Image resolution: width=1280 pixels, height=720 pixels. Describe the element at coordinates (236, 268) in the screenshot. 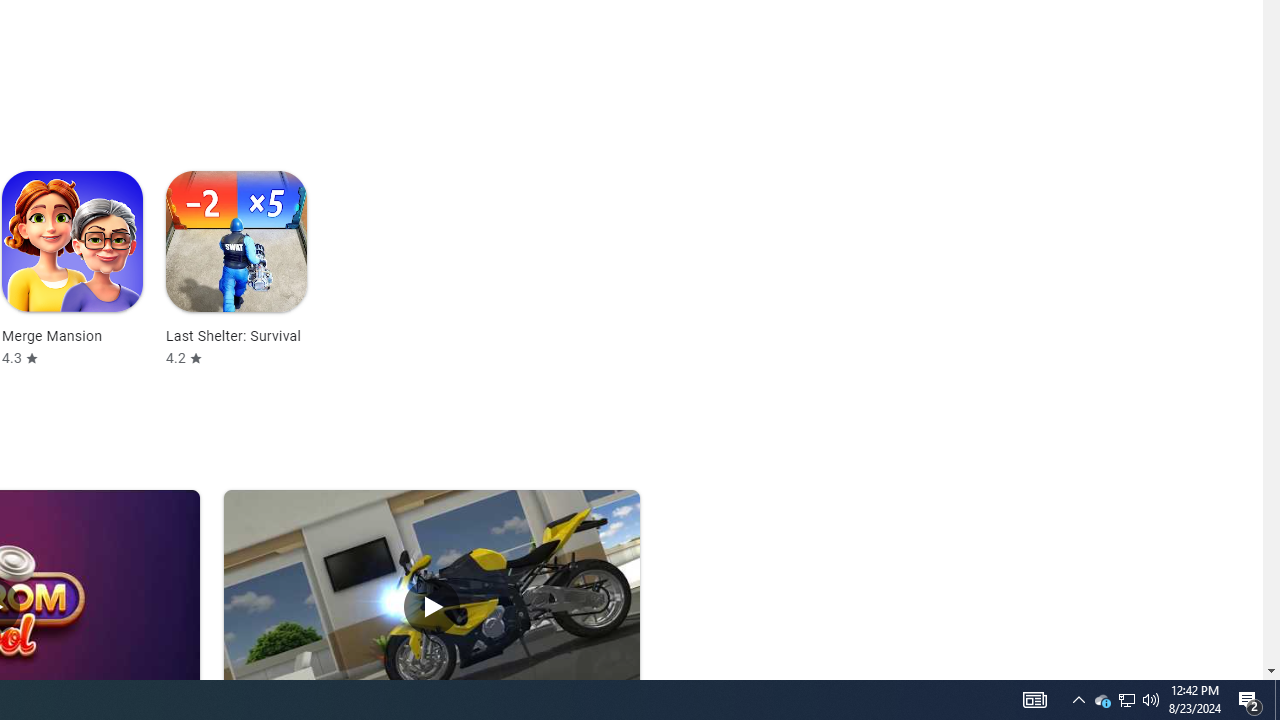

I see `'Last Shelter: Survival Rated 4.2 stars out of five stars'` at that location.